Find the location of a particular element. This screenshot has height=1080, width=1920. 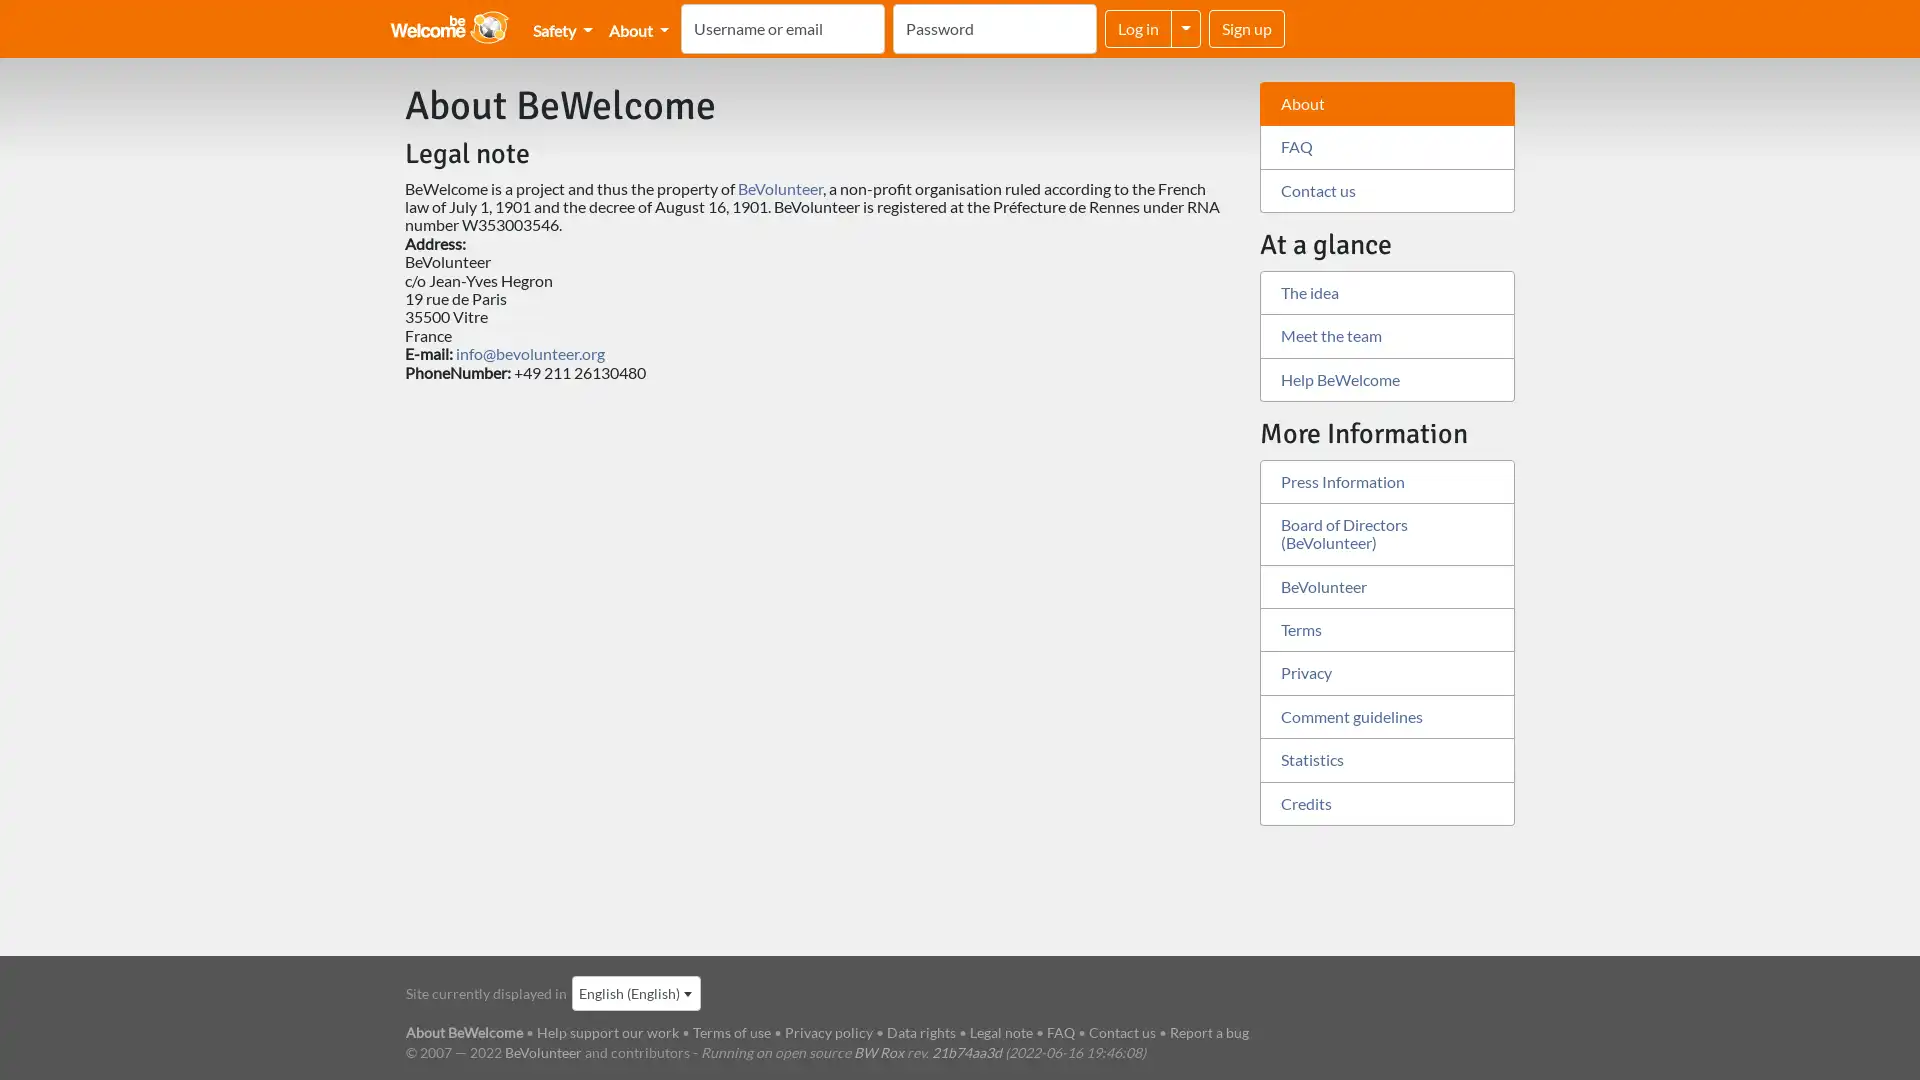

Log in is located at coordinates (1138, 29).